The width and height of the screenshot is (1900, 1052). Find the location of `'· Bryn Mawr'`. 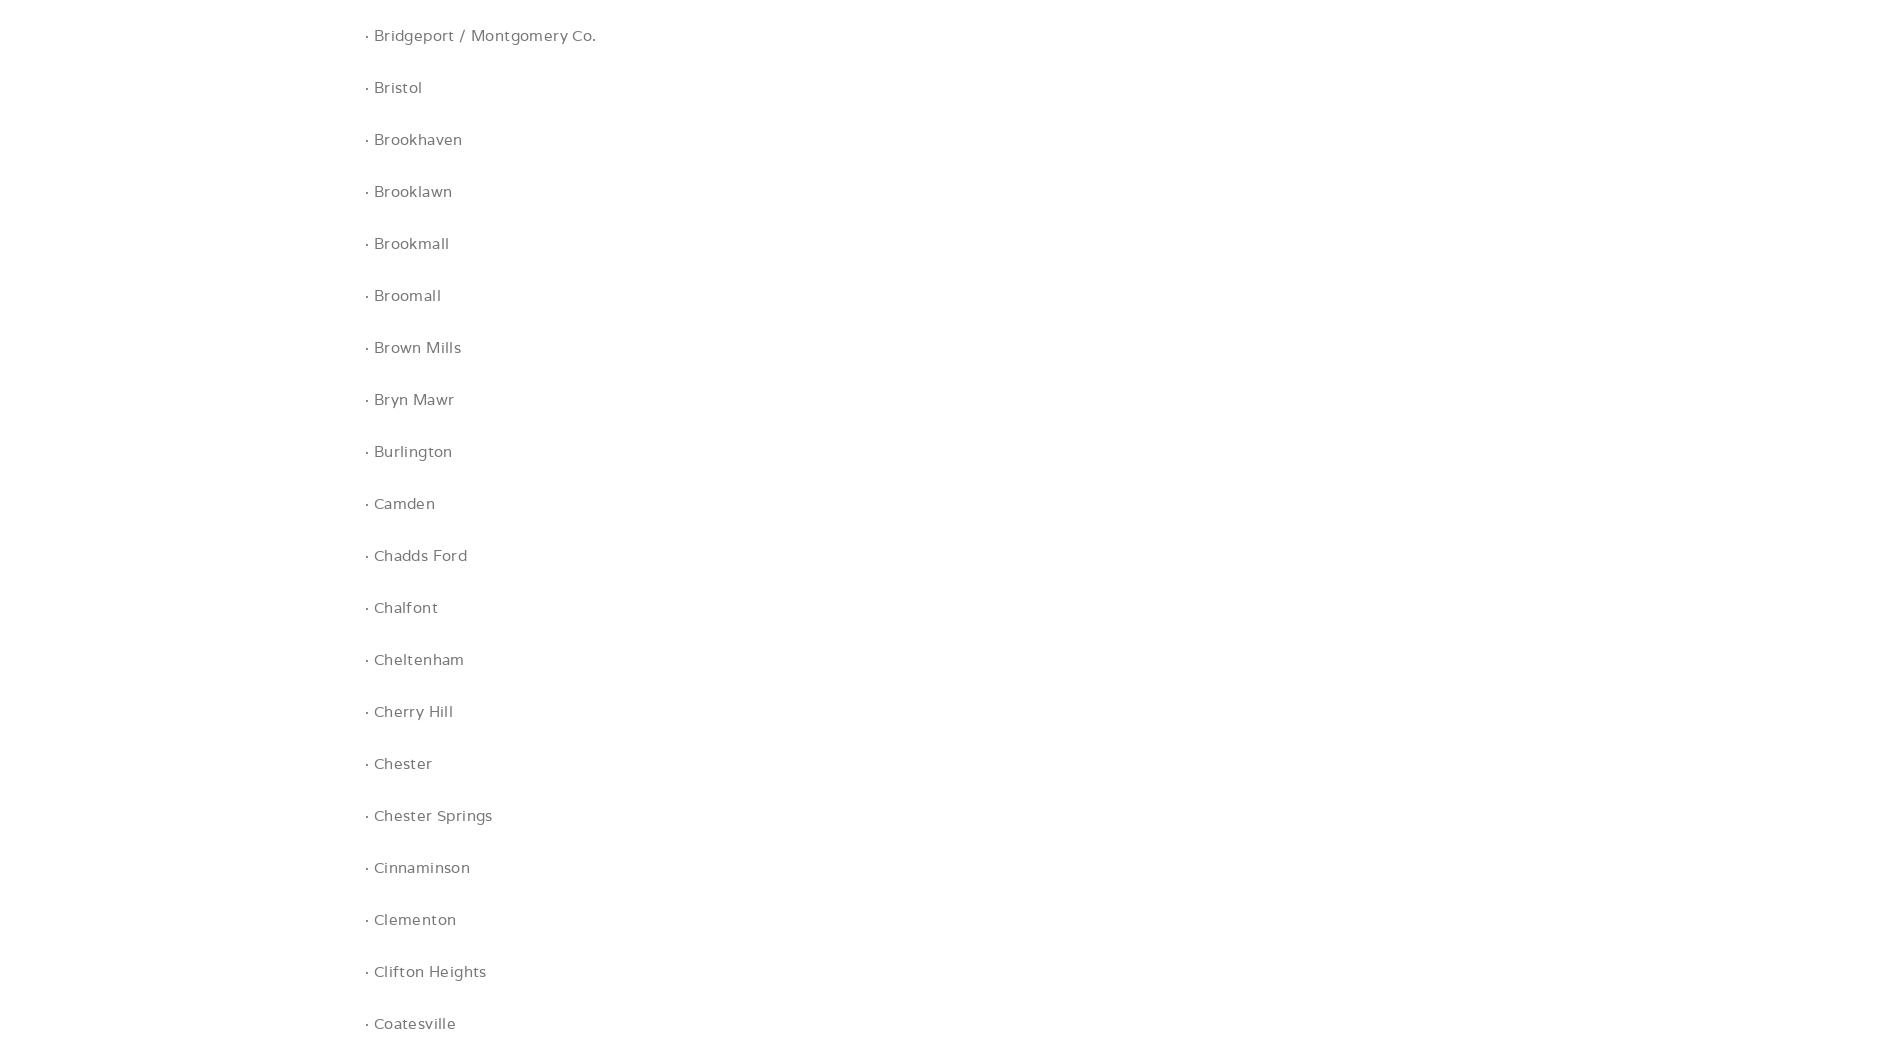

'· Bryn Mawr' is located at coordinates (408, 398).